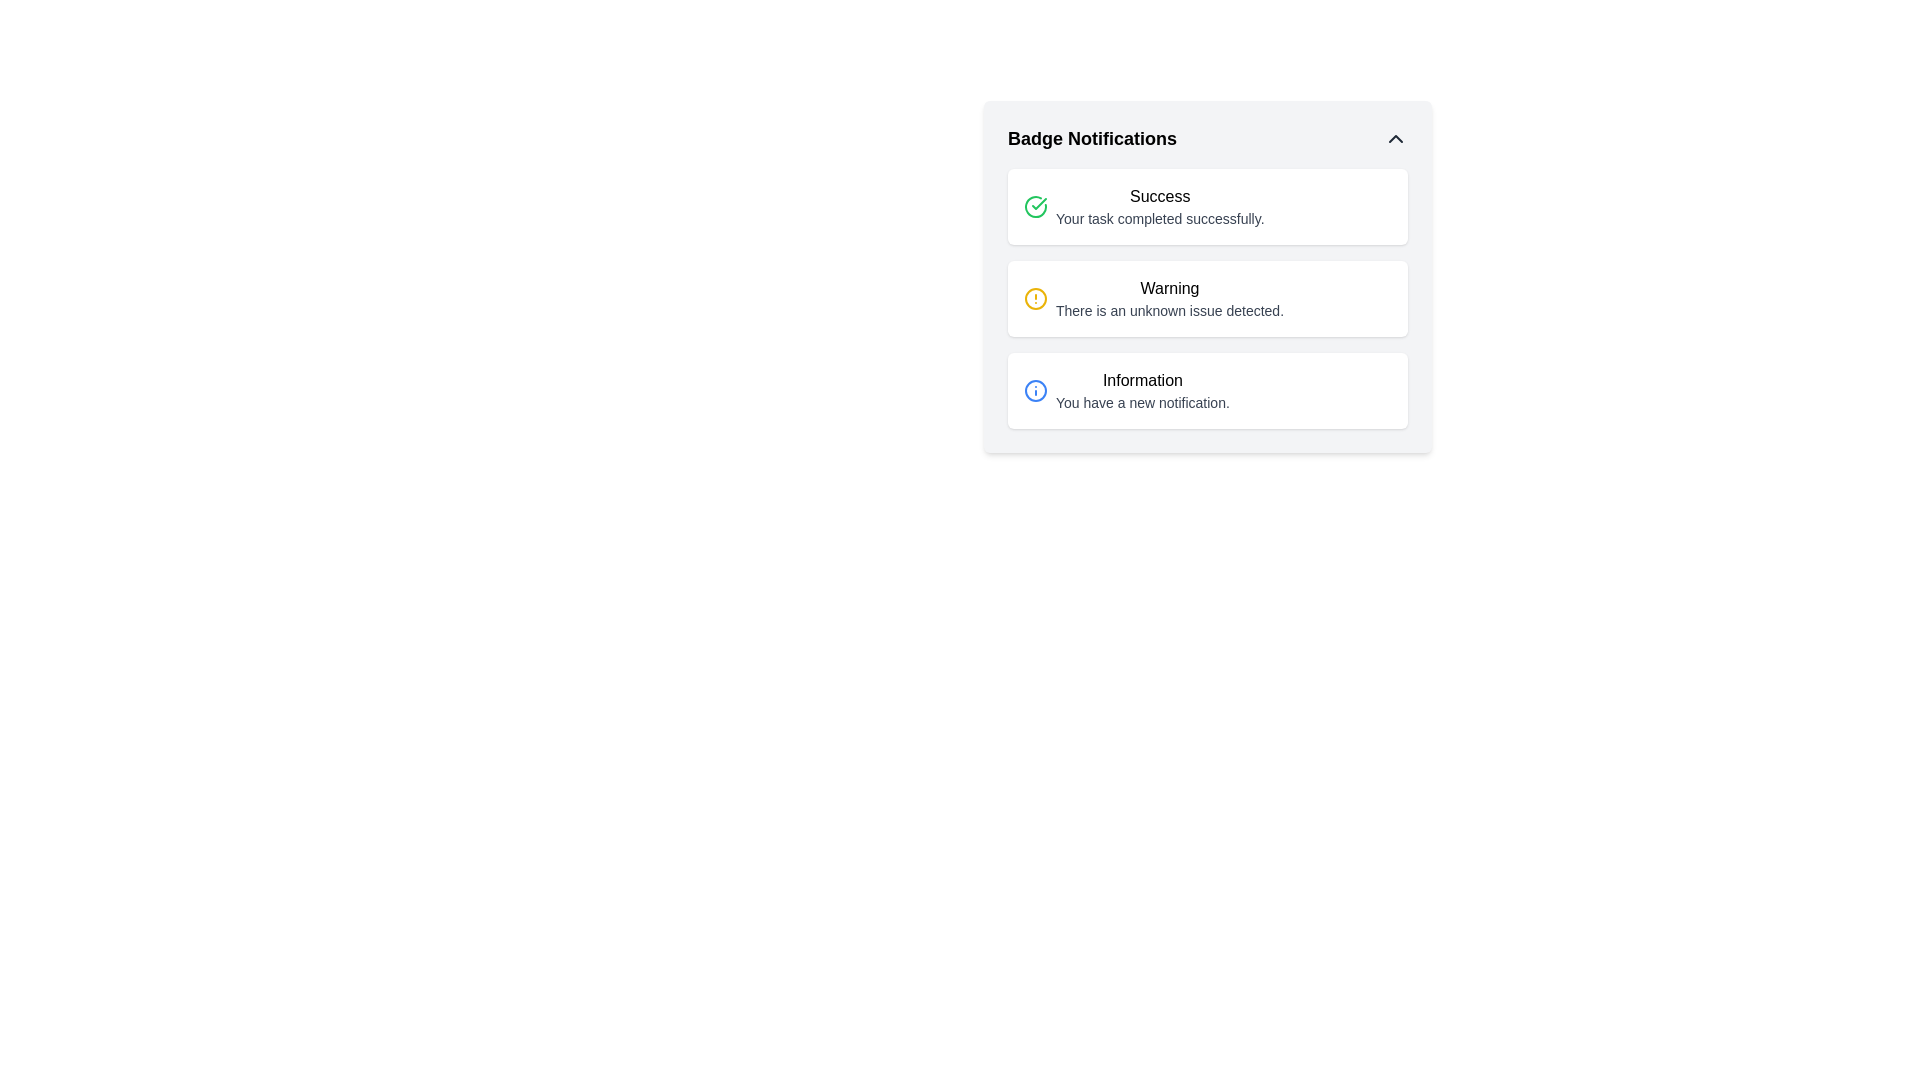  What do you see at coordinates (1170, 289) in the screenshot?
I see `the warning text label that displays 'There is an unknown issue detected.' located at the upper half of the notification card in the 'Badge Notifications' section` at bounding box center [1170, 289].